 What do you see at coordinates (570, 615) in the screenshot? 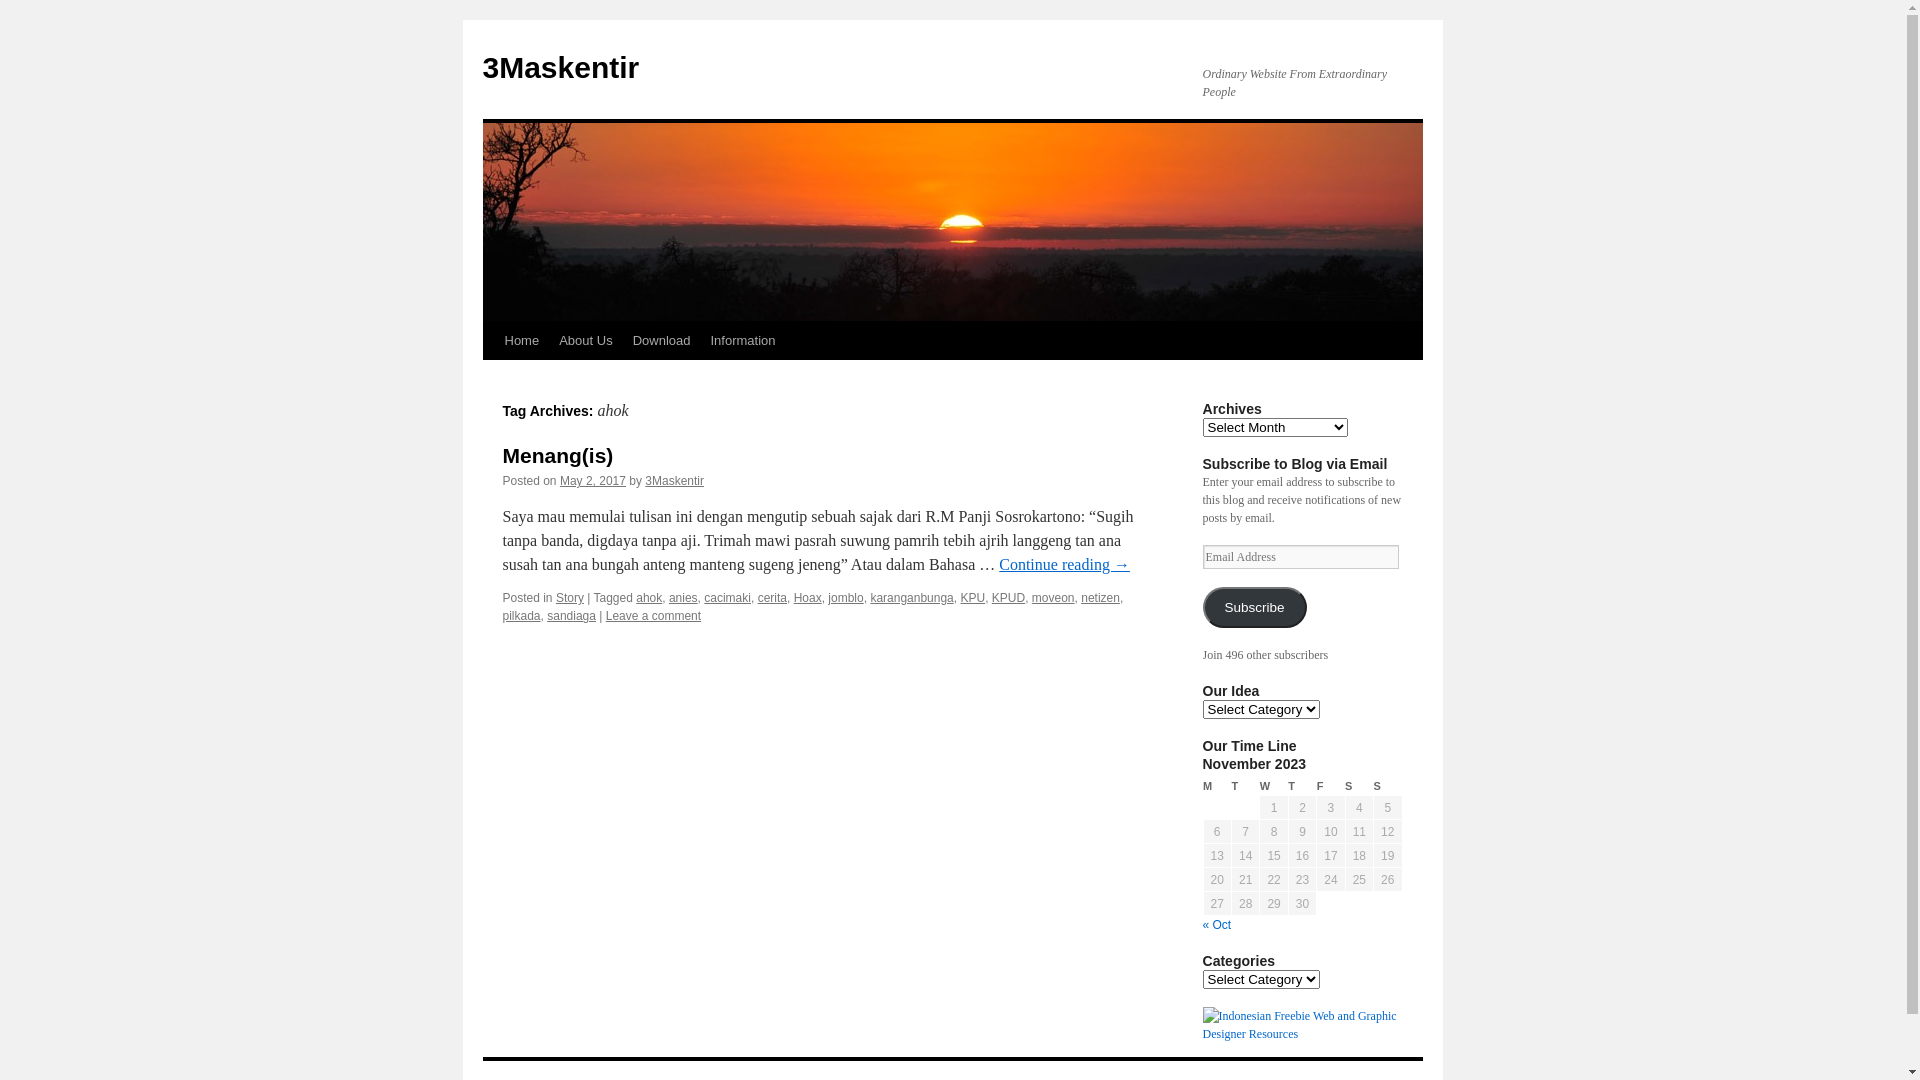
I see `'sandiaga'` at bounding box center [570, 615].